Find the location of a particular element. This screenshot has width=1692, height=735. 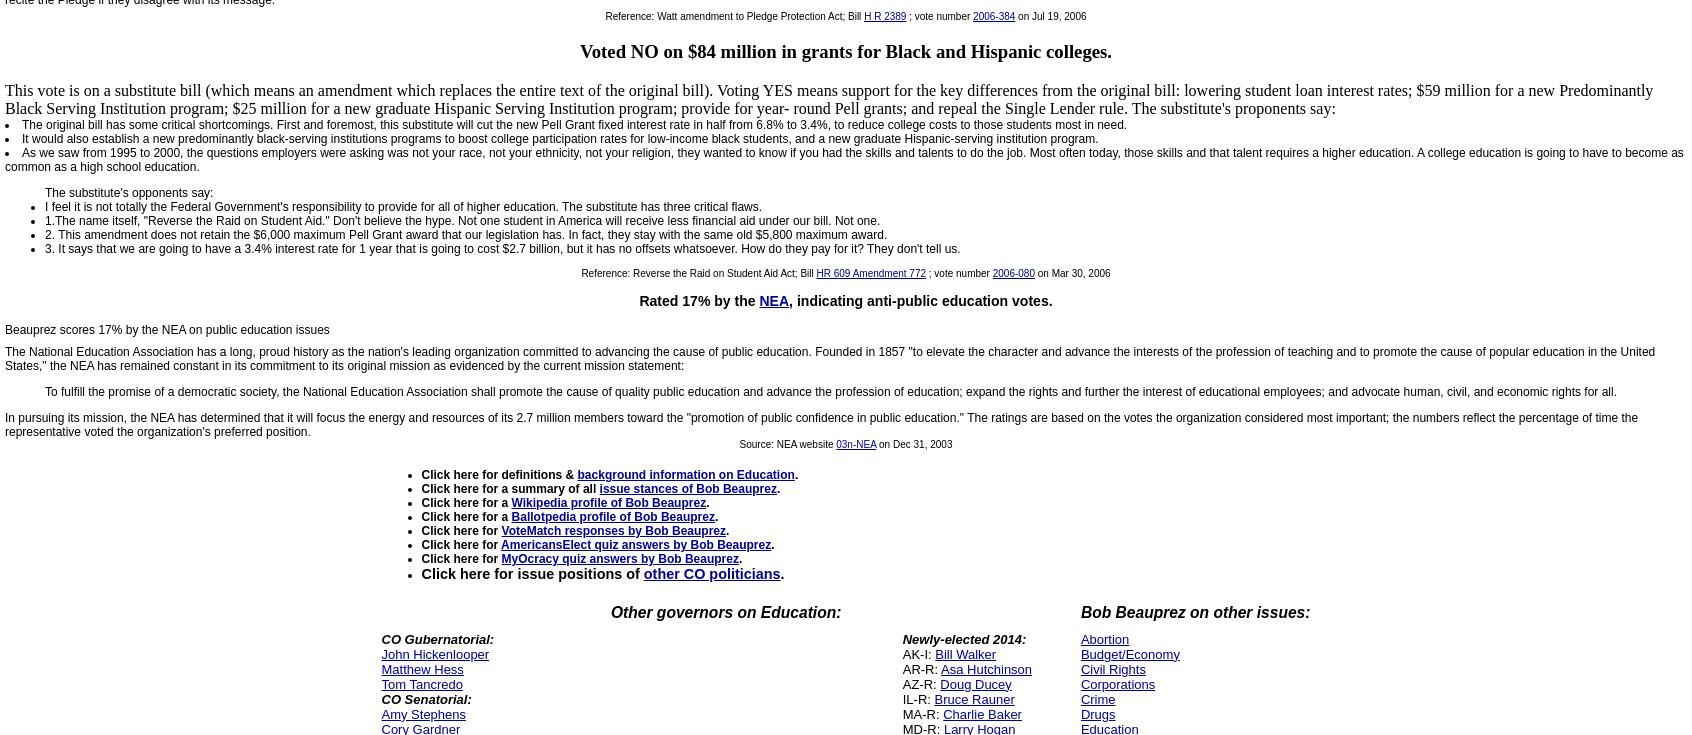

'MA-R:' is located at coordinates (901, 713).